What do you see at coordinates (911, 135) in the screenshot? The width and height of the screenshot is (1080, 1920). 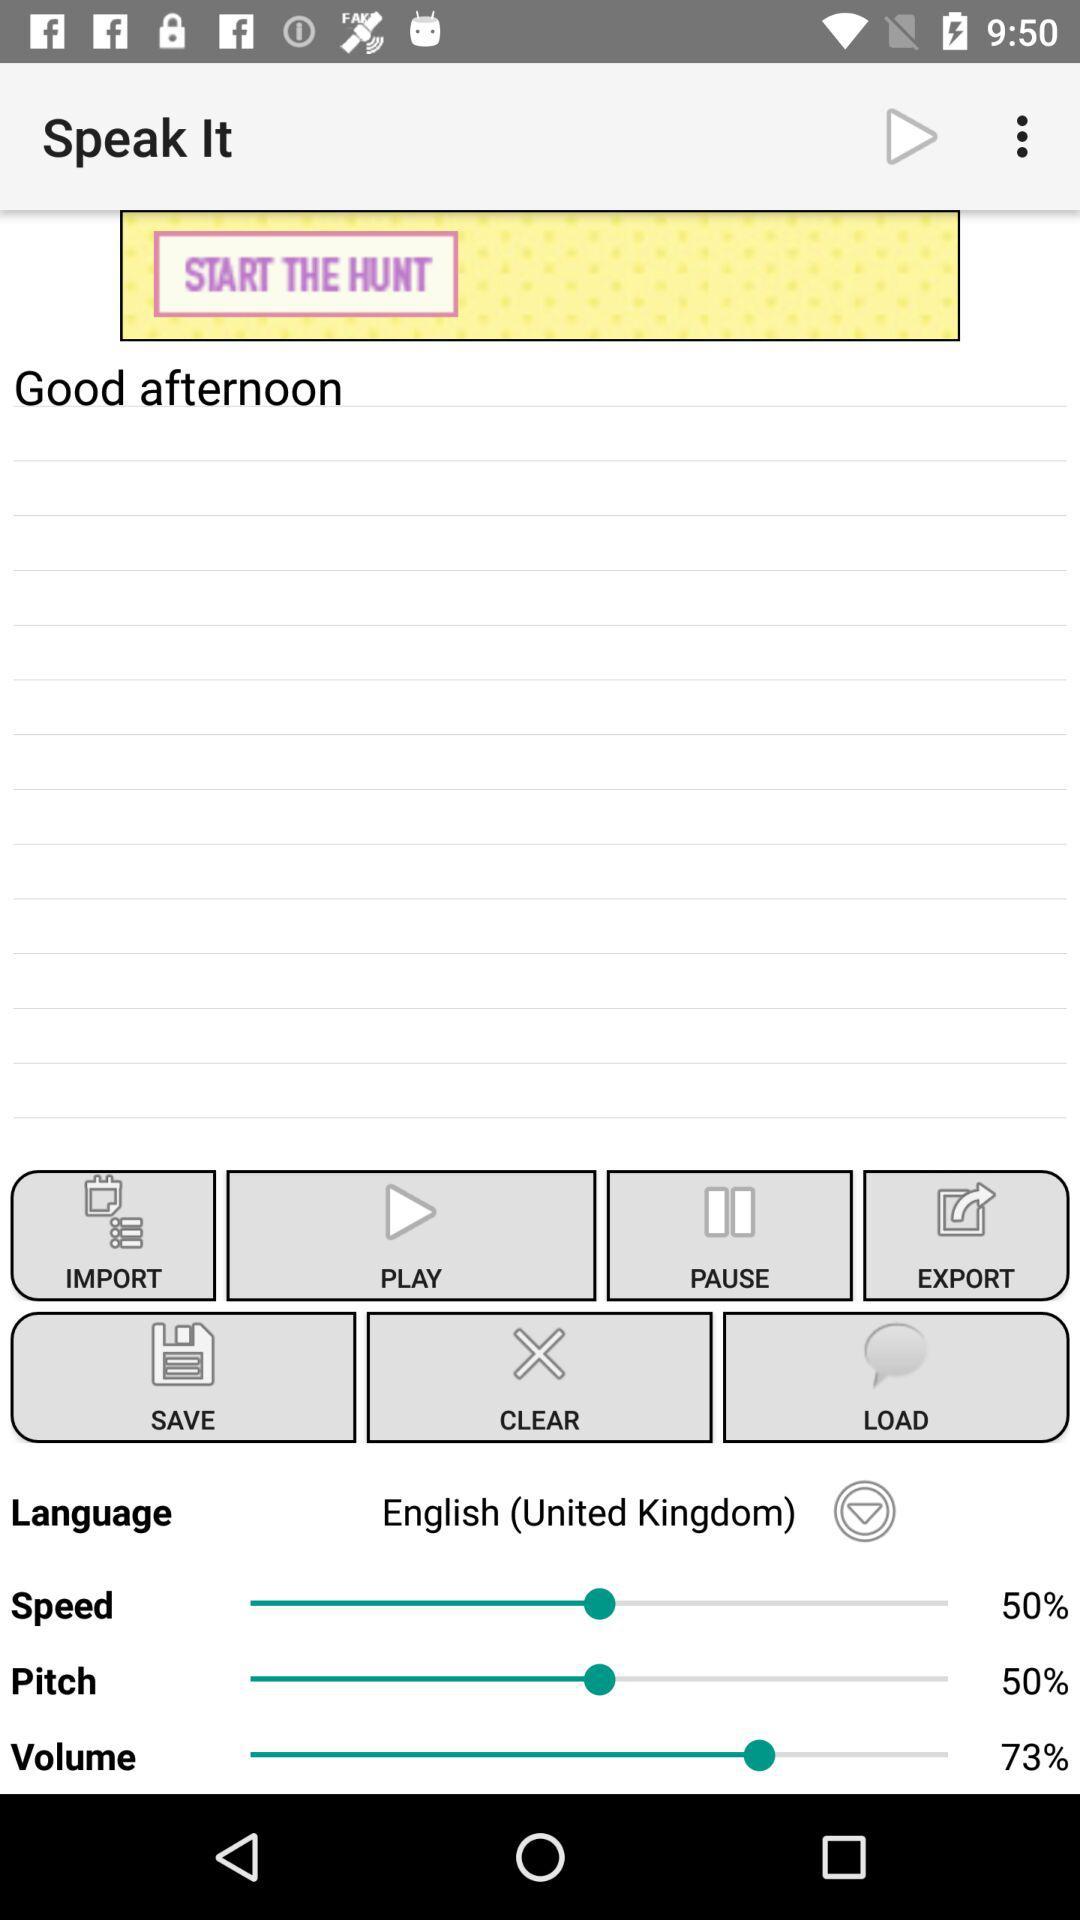 I see `play` at bounding box center [911, 135].